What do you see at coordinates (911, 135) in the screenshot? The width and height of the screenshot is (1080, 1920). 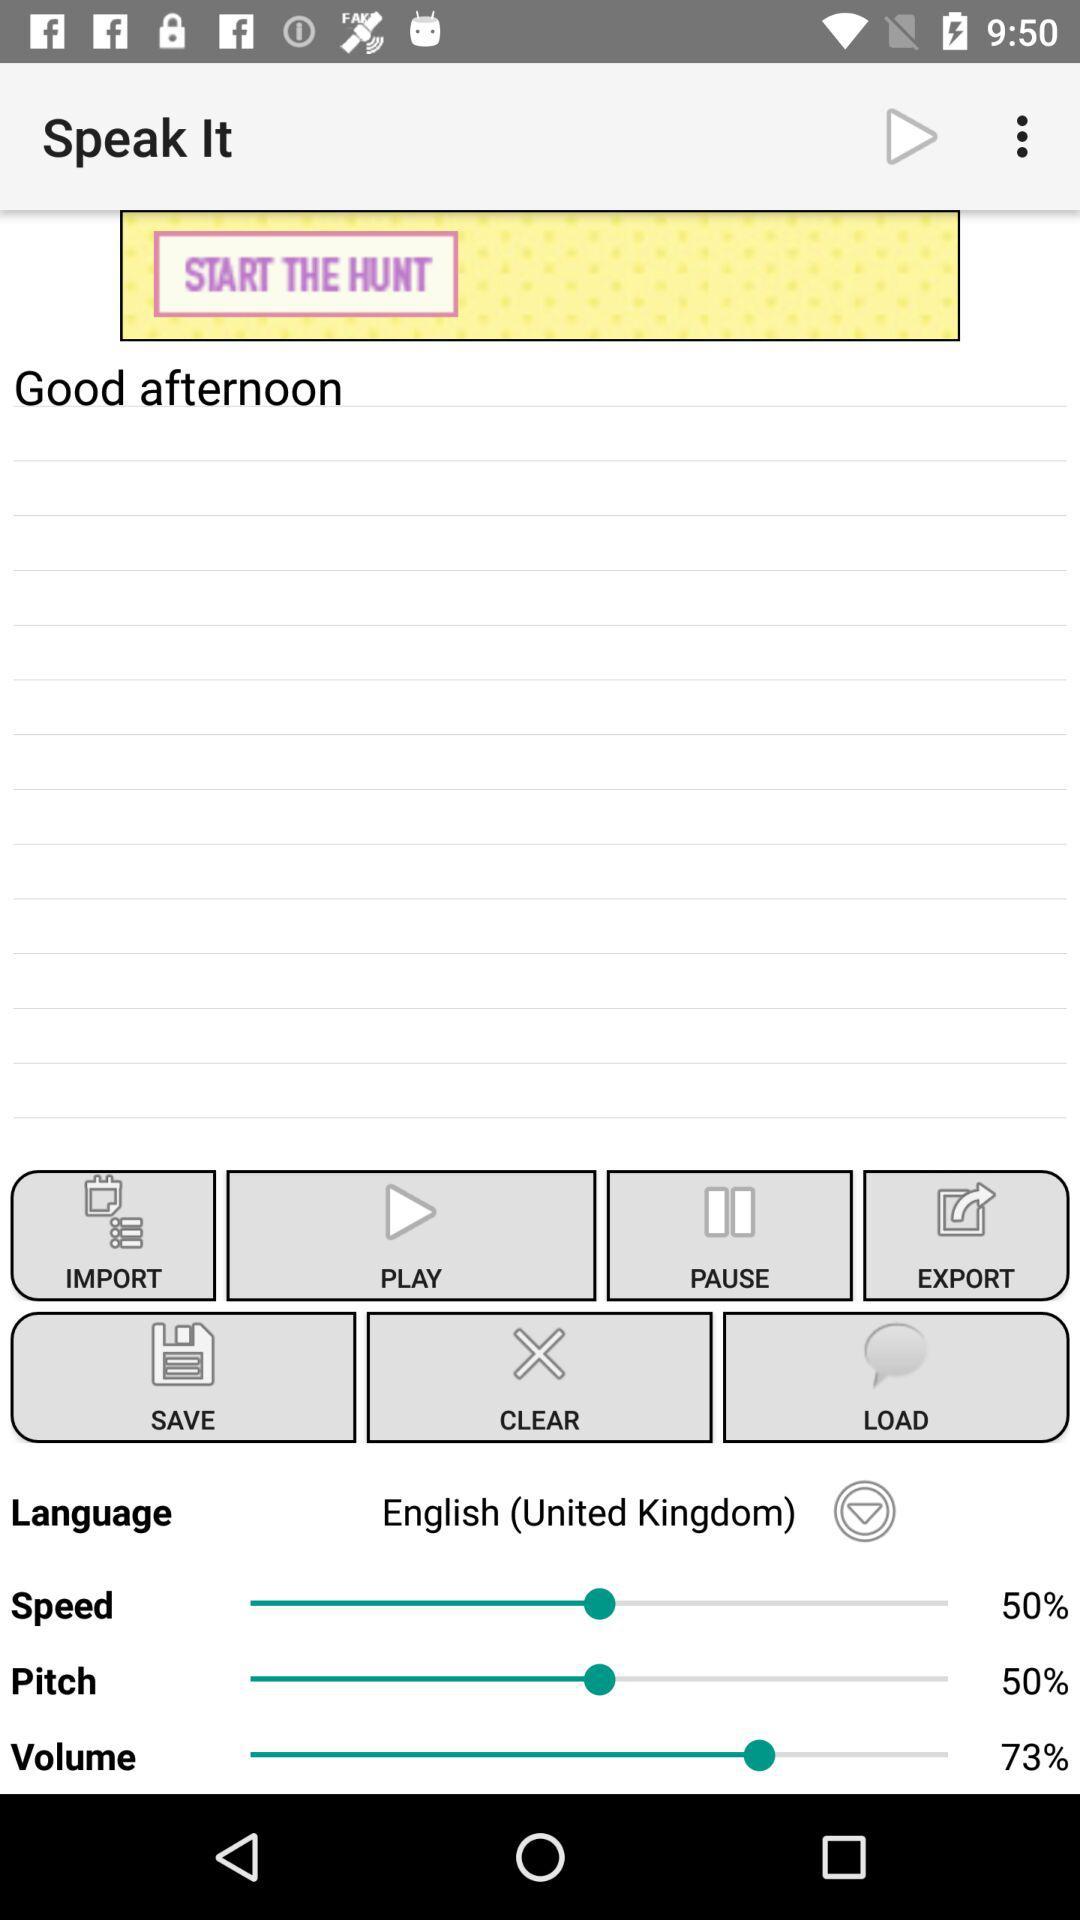 I see `play` at bounding box center [911, 135].